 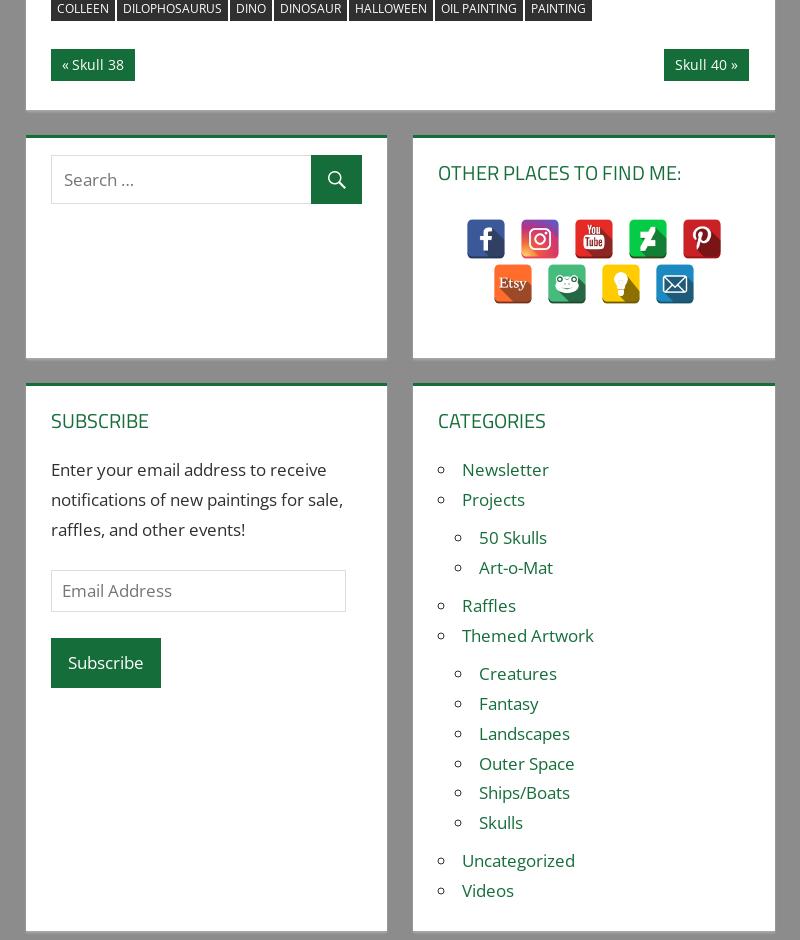 I want to click on 'Themed Artwork', so click(x=527, y=635).